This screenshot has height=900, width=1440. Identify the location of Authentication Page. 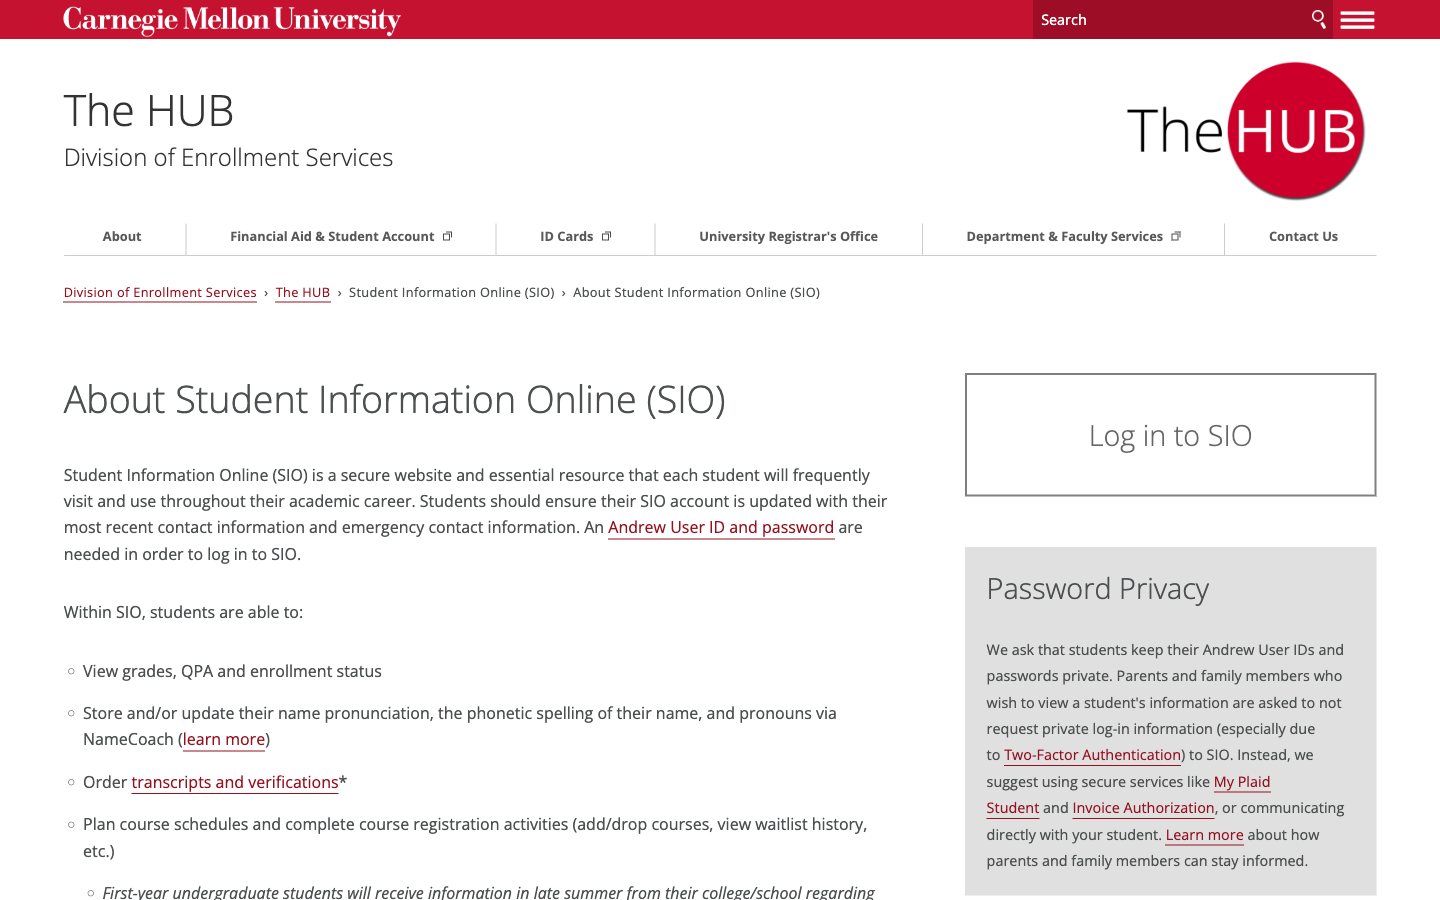
(1134, 434).